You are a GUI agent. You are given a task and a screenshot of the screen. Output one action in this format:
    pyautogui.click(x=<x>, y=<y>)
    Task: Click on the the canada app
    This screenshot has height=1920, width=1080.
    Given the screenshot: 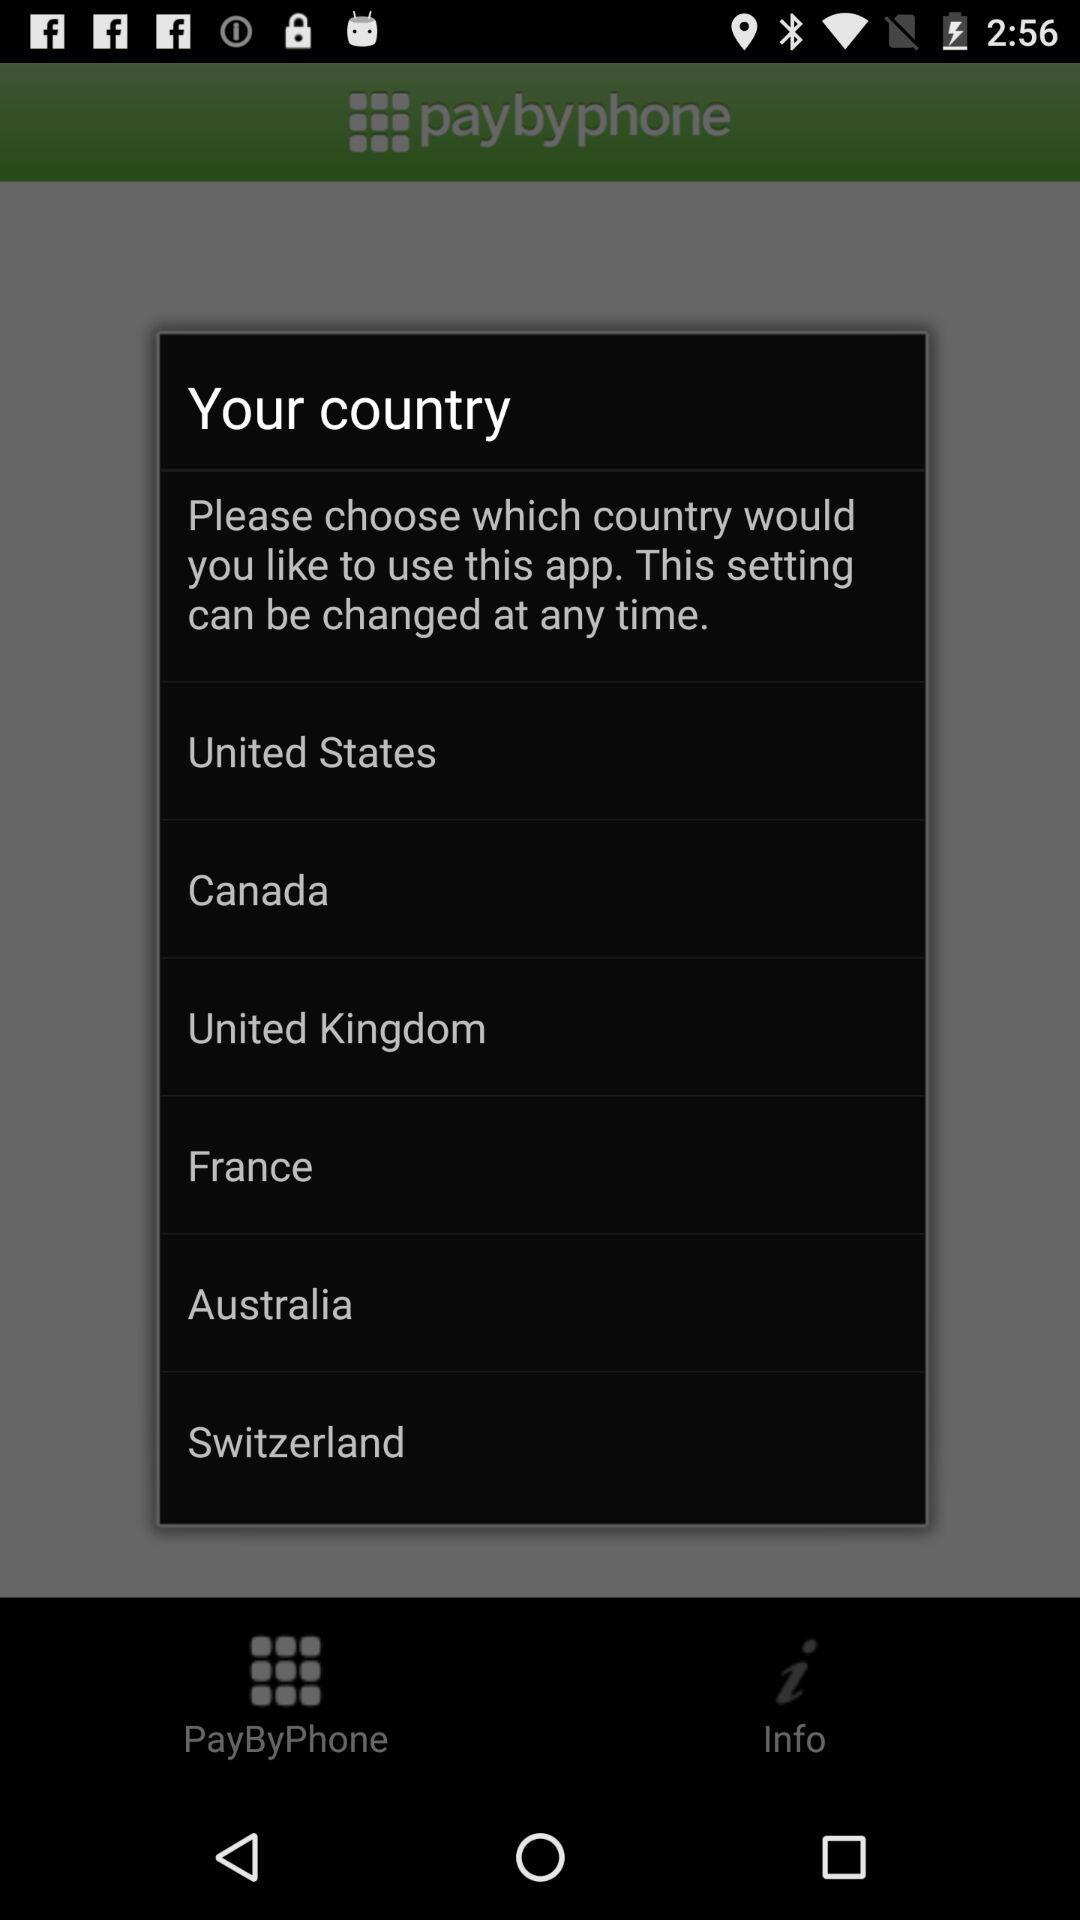 What is the action you would take?
    pyautogui.click(x=542, y=887)
    